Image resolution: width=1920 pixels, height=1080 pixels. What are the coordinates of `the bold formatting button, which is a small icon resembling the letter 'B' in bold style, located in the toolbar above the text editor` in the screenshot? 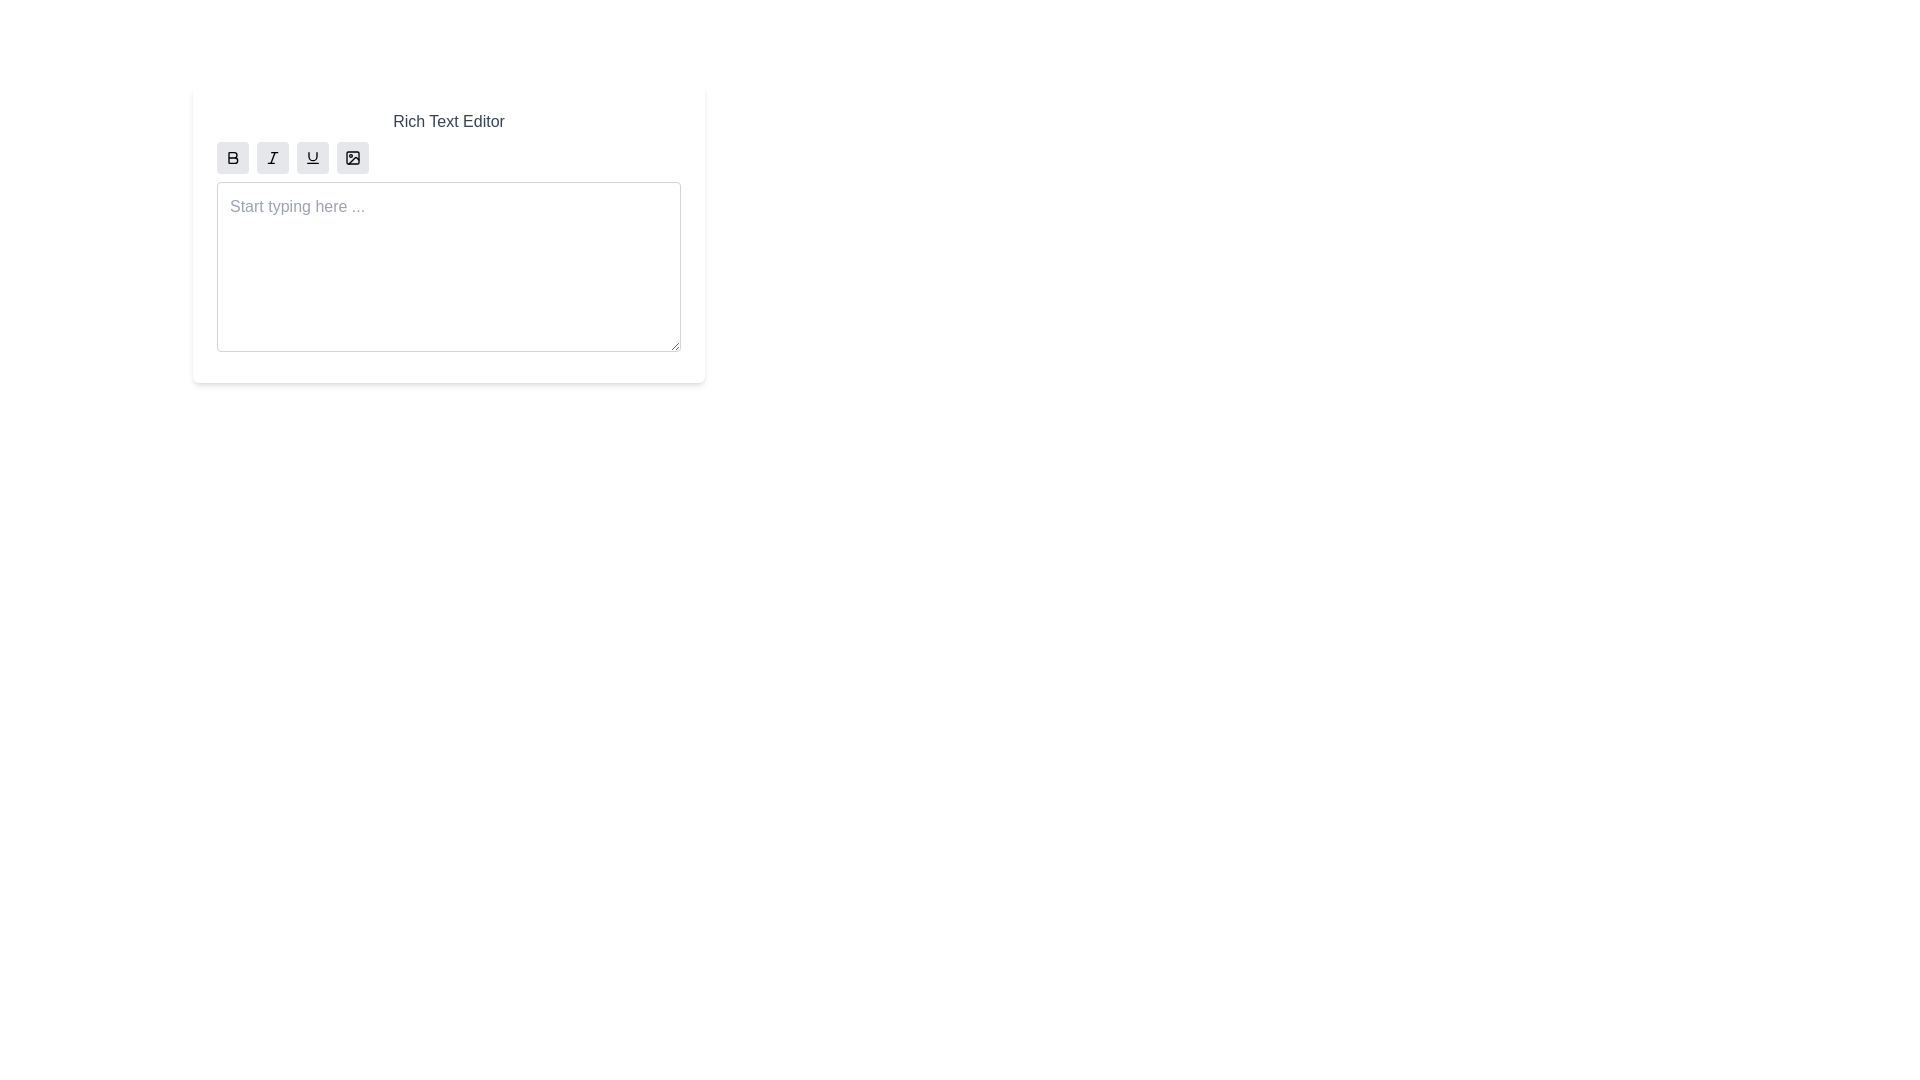 It's located at (233, 157).